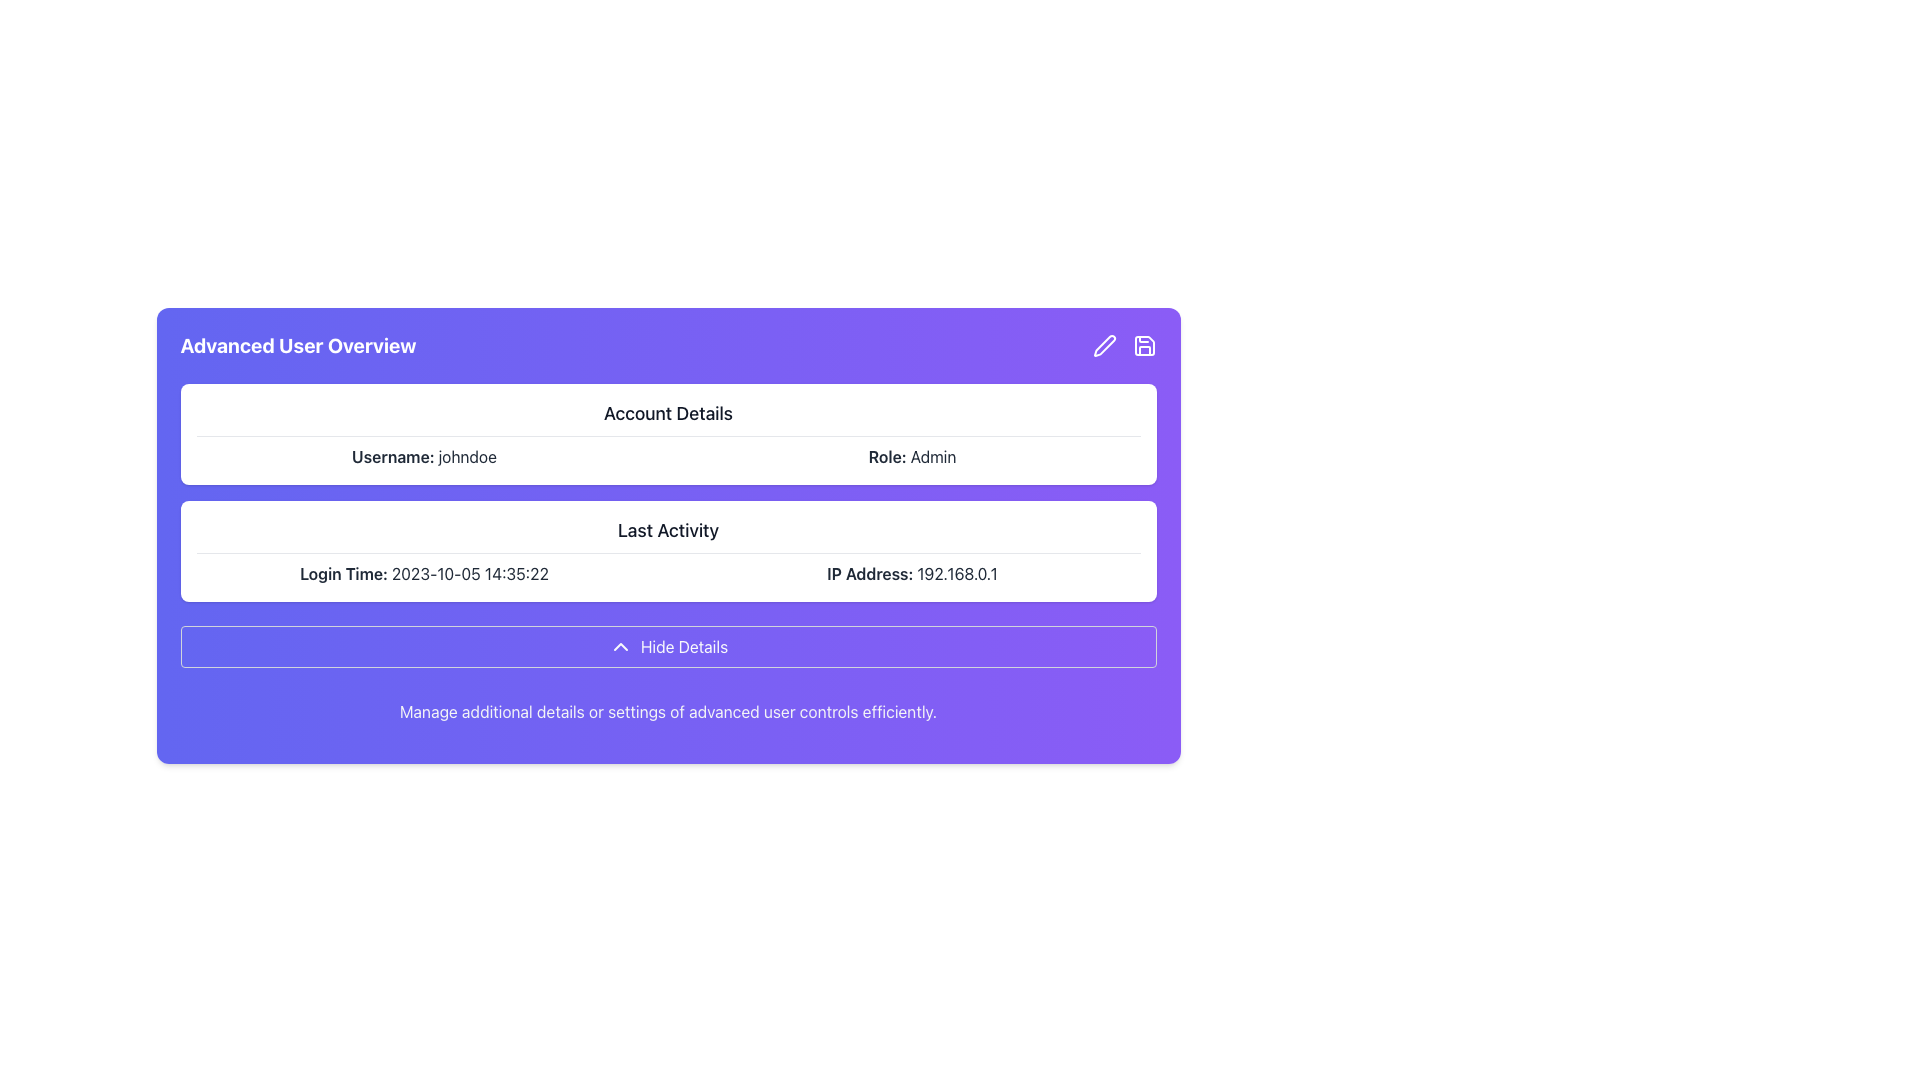  I want to click on text of the label indicating the user's role, which displays 'Admin' and is located under the 'Account Details' heading, so click(888, 456).